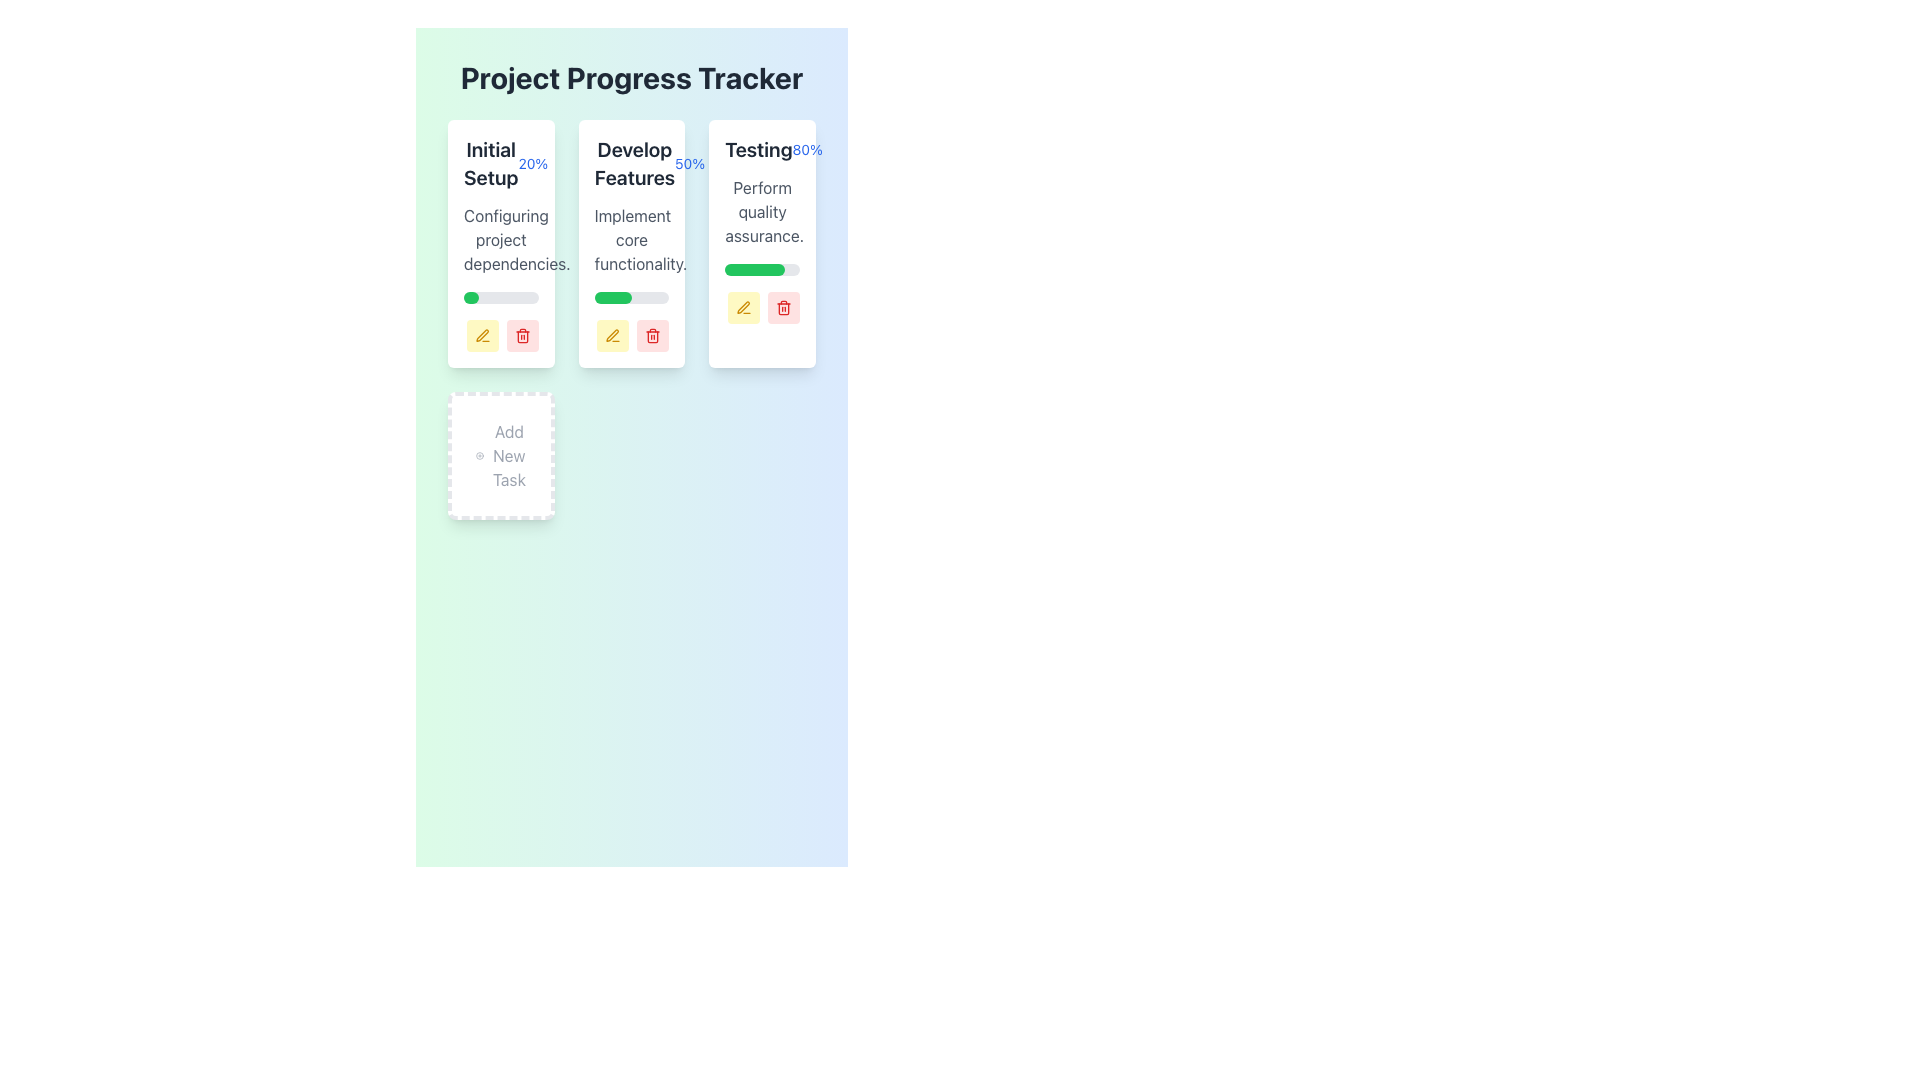  What do you see at coordinates (761, 270) in the screenshot?
I see `the horizontal progress bar styled as a rounded rectangle with a grey background and green inner section, located within the card labeled 'Testing 80%', positioned below the text 'Perform quality assurance.'` at bounding box center [761, 270].